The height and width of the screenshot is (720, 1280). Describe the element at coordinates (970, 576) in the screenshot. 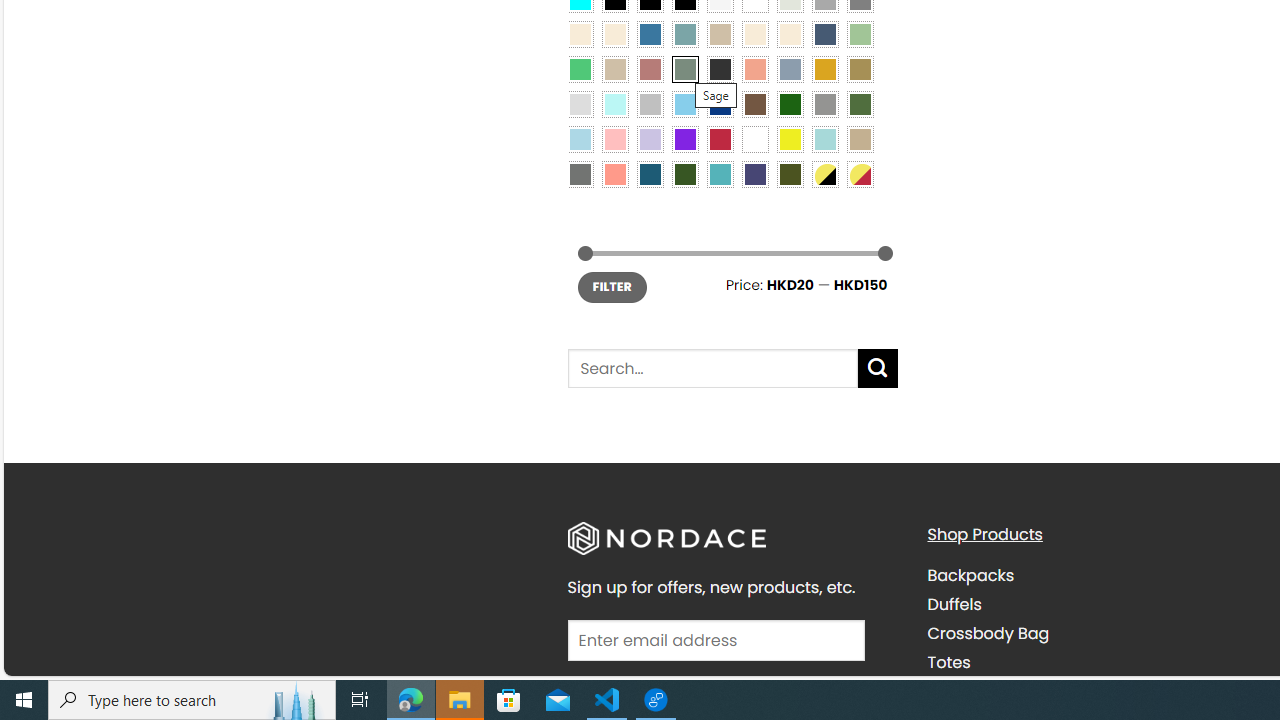

I see `'Backpacks'` at that location.